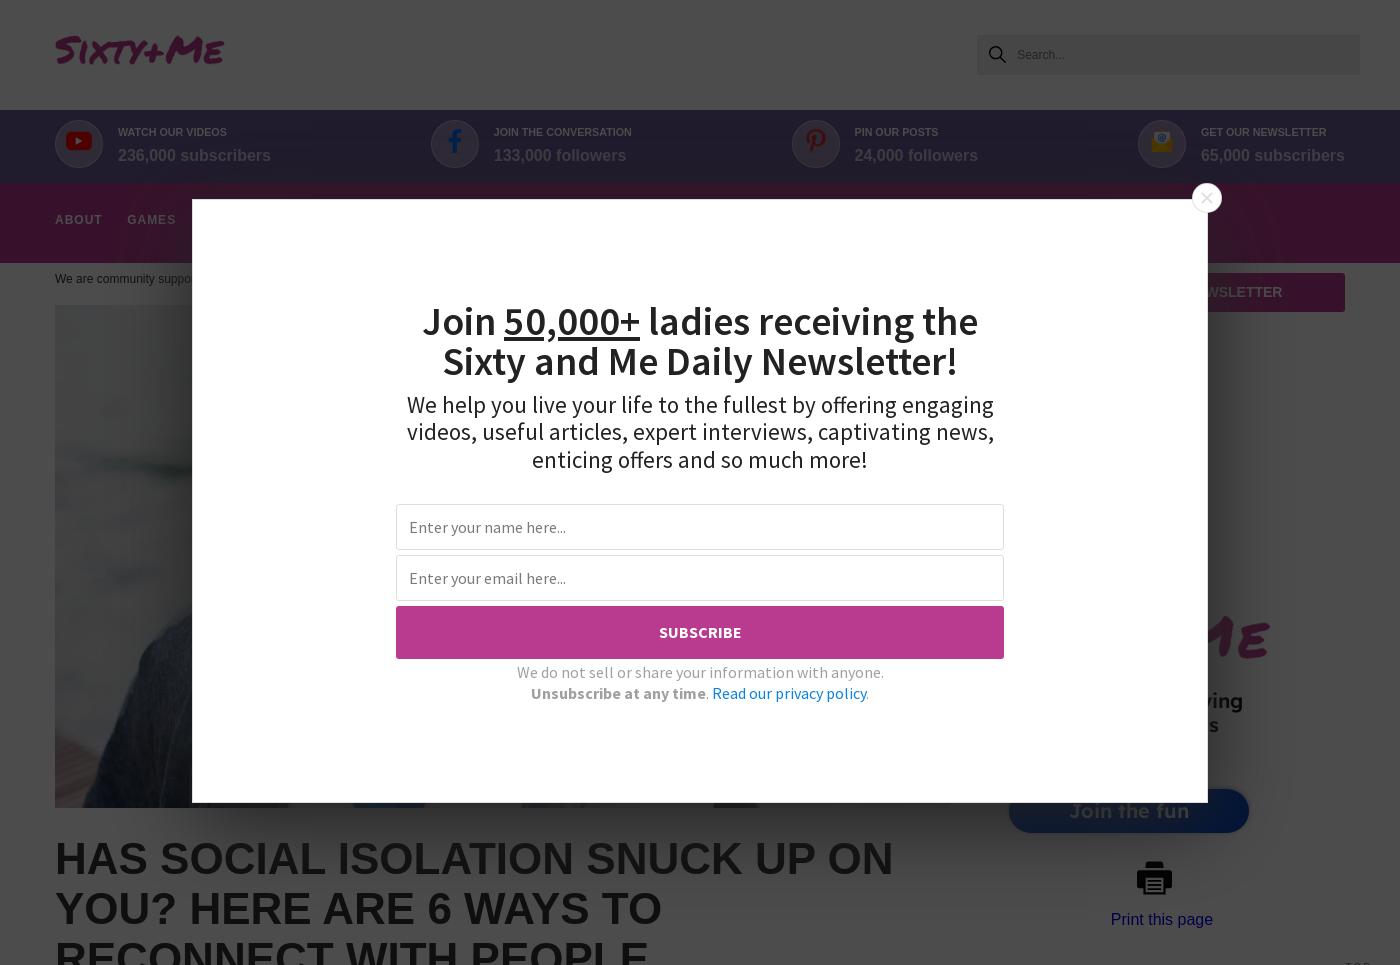 The height and width of the screenshot is (965, 1400). Describe the element at coordinates (221, 220) in the screenshot. I see `'Aging'` at that location.